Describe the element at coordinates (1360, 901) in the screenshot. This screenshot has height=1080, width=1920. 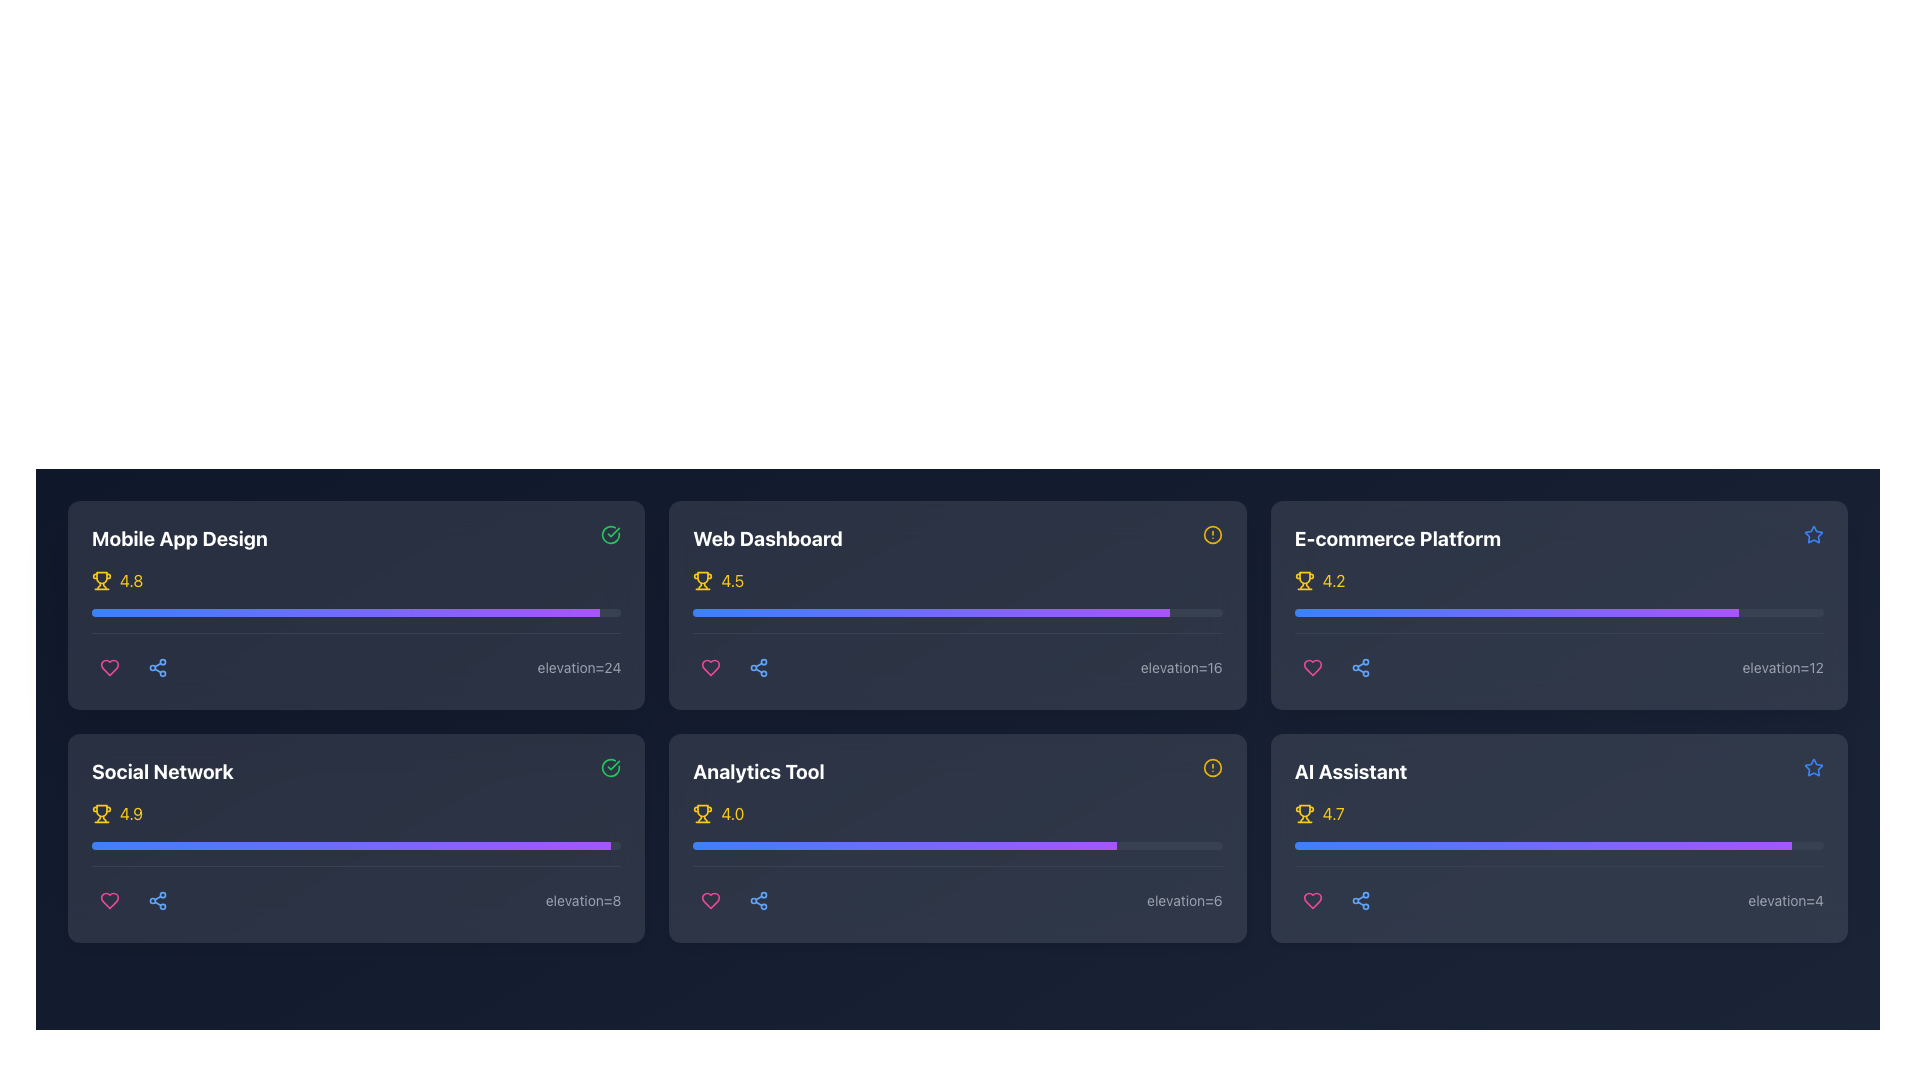
I see `the share button located at the bottom-center of the 'AI Assistant' card, immediately to the right of the heart-shaped button` at that location.